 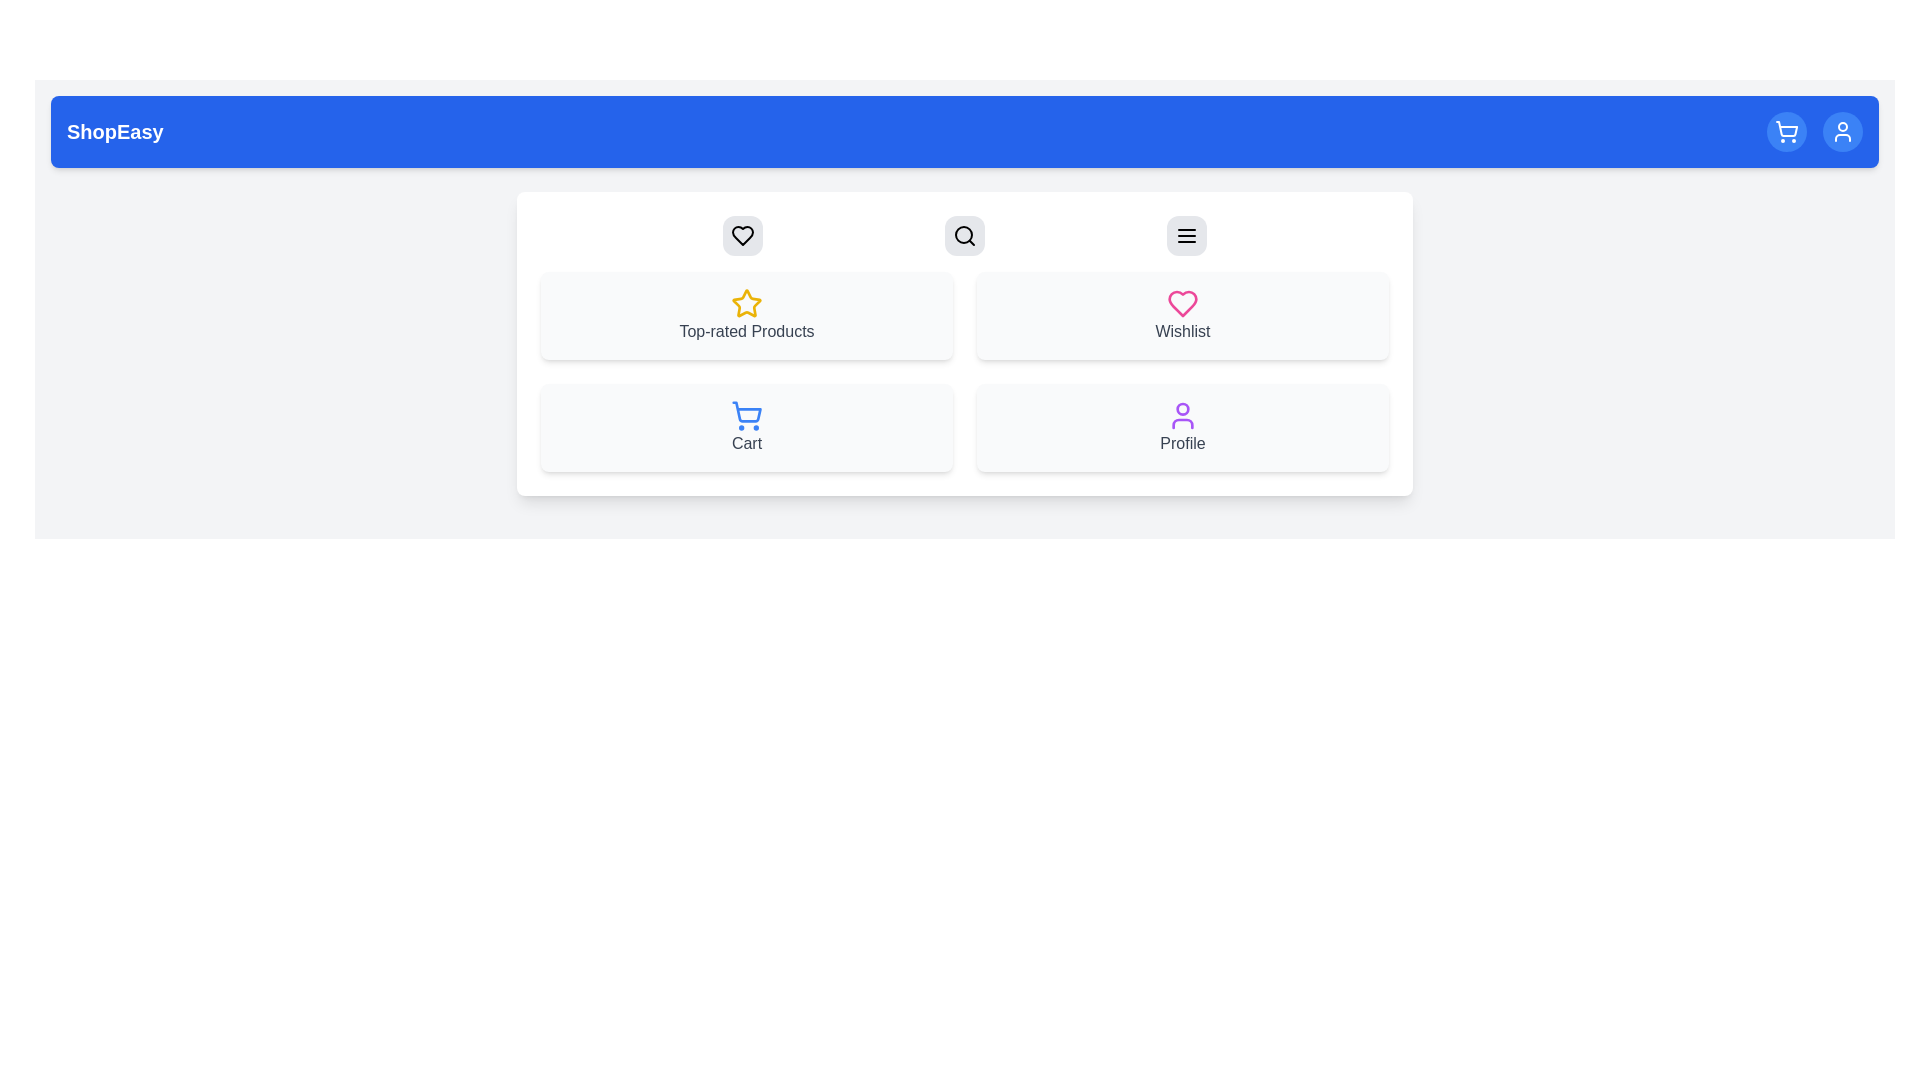 What do you see at coordinates (1182, 427) in the screenshot?
I see `the profile card in the bottom-right corner of the grid layout` at bounding box center [1182, 427].